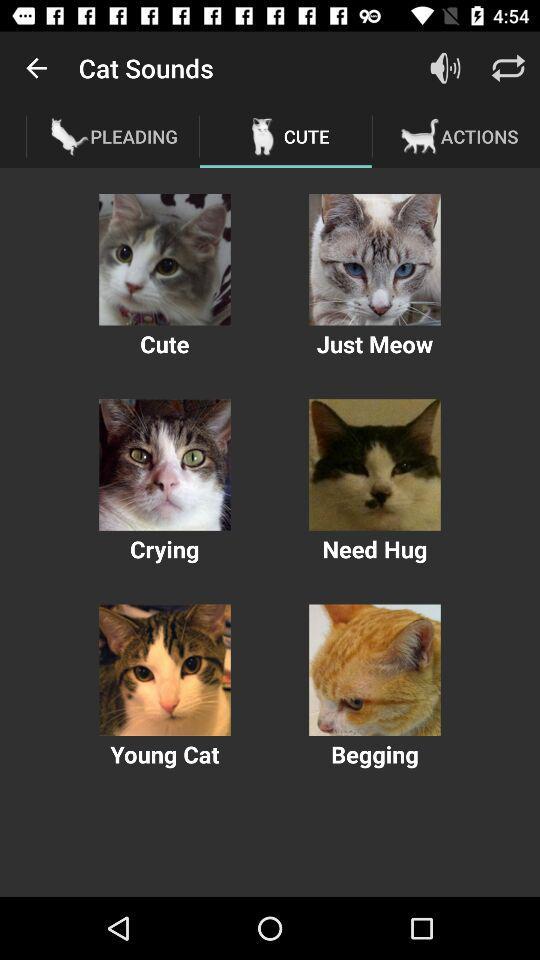 This screenshot has height=960, width=540. What do you see at coordinates (36, 68) in the screenshot?
I see `icon to the left of cat sounds` at bounding box center [36, 68].